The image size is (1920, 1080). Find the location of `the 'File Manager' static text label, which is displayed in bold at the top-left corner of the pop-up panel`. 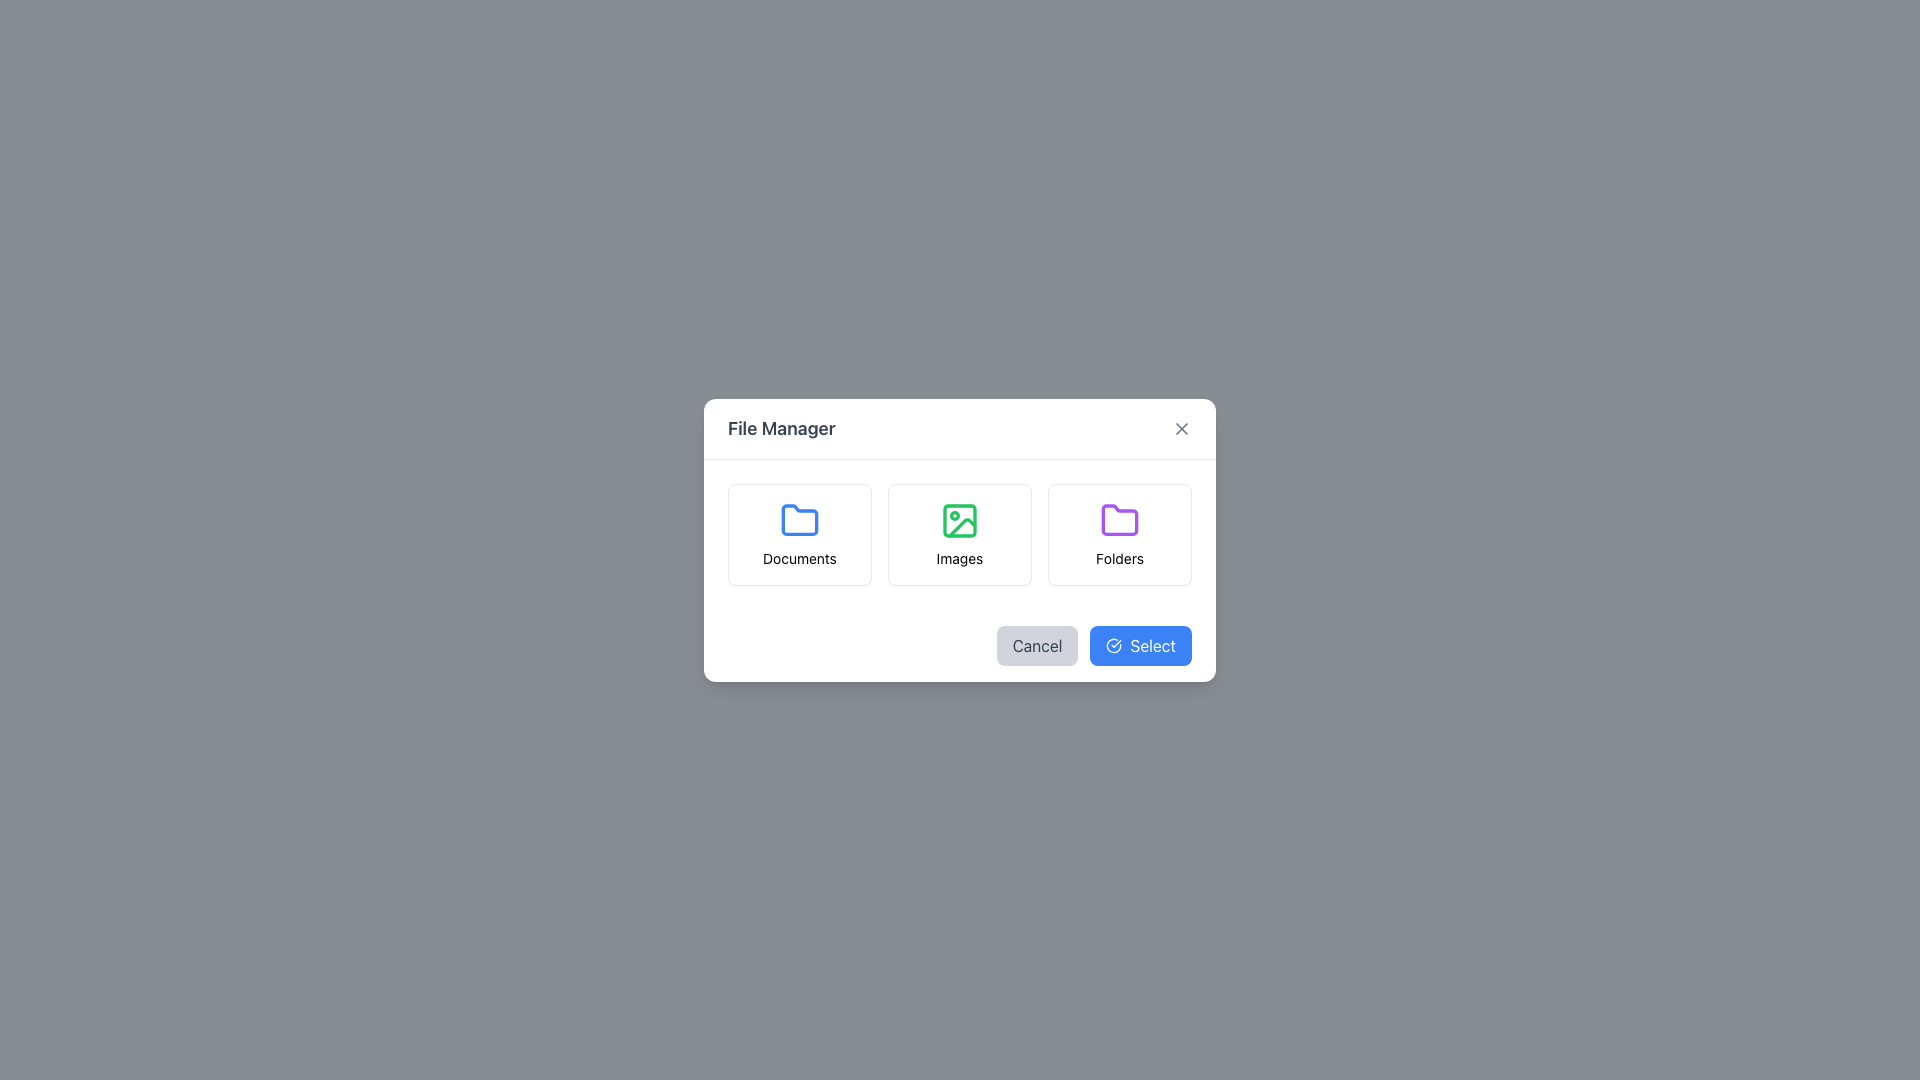

the 'File Manager' static text label, which is displayed in bold at the top-left corner of the pop-up panel is located at coordinates (780, 427).